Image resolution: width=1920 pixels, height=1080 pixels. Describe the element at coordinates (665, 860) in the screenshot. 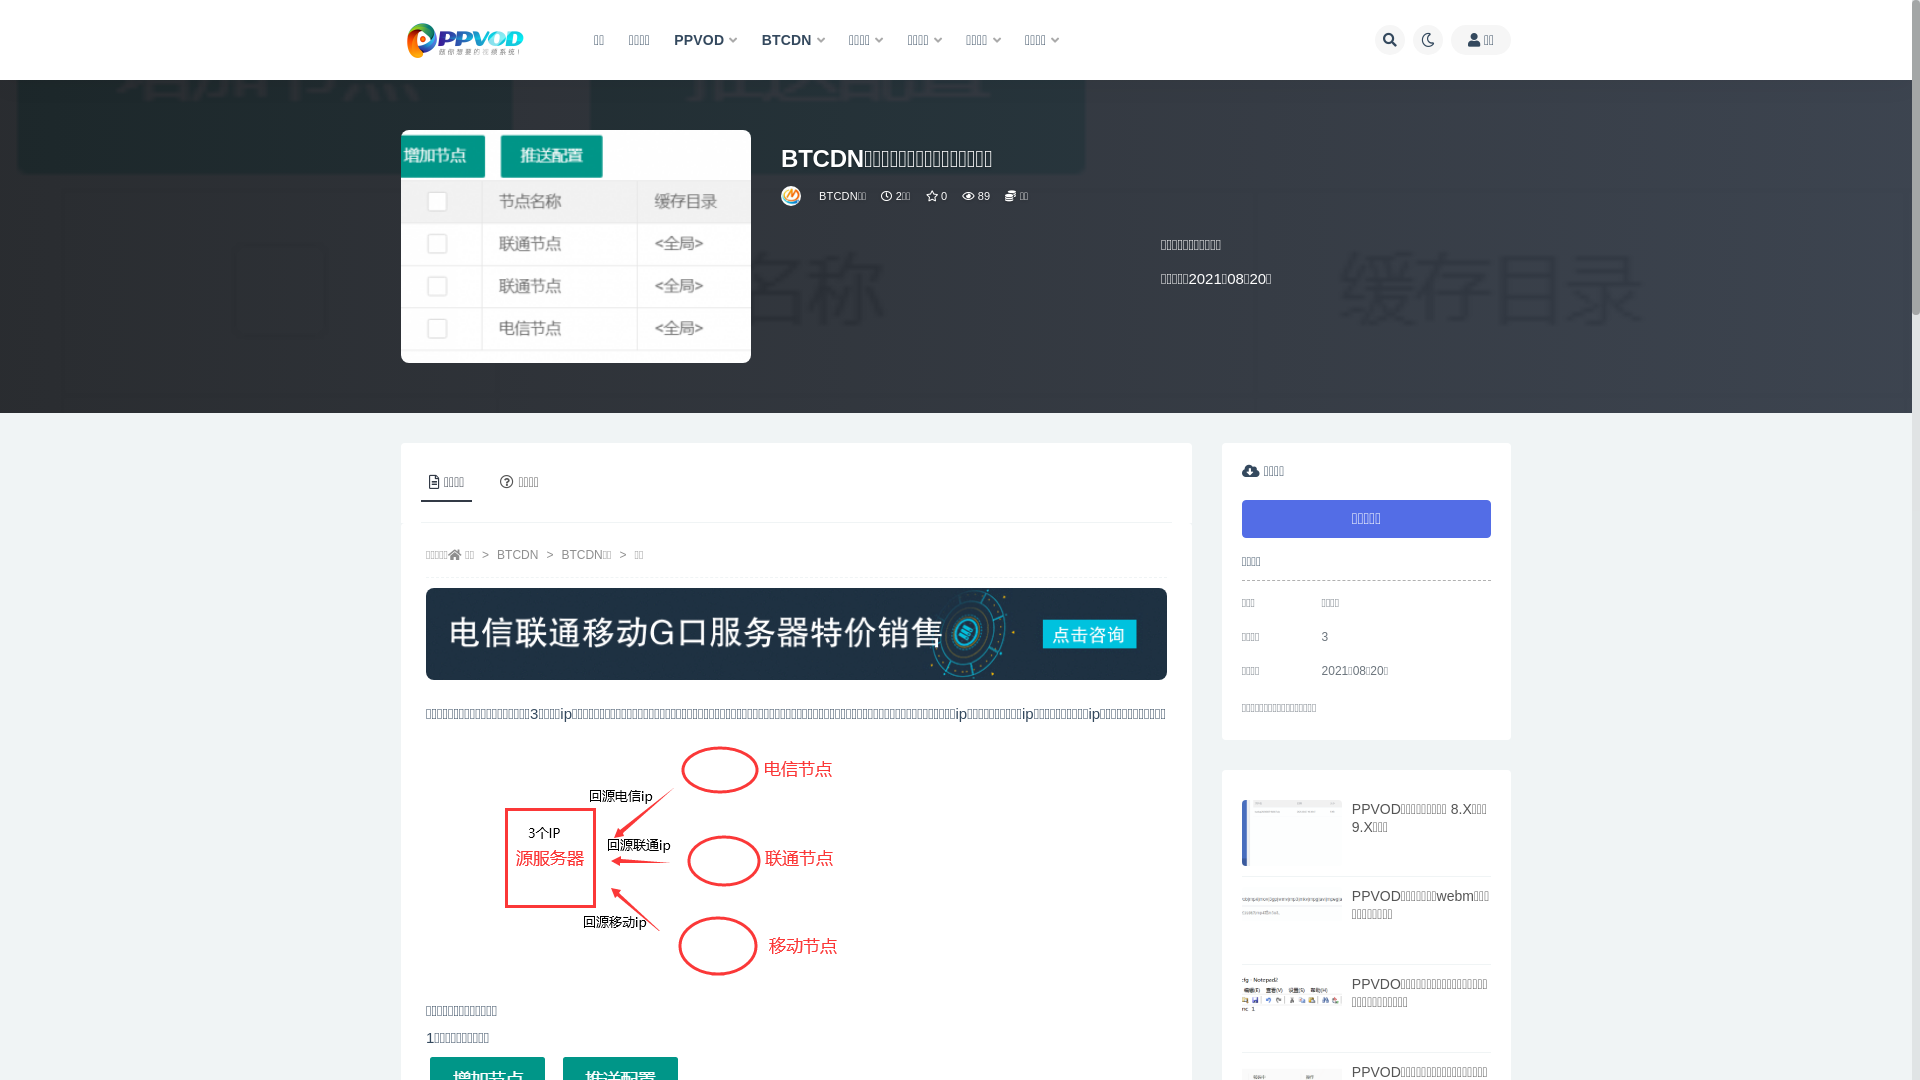

I see `'1628739358-8d22f11da597c24'` at that location.